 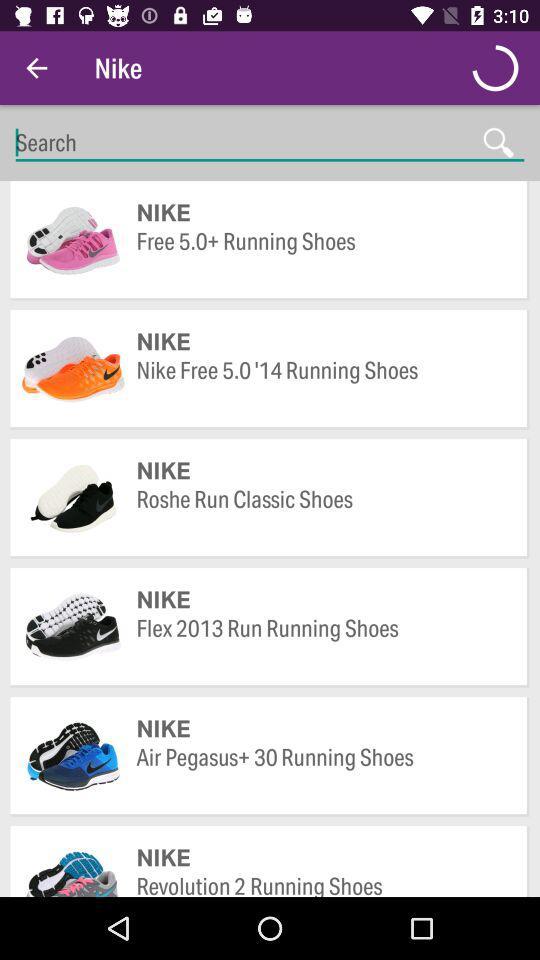 What do you see at coordinates (322, 513) in the screenshot?
I see `icon below nike item` at bounding box center [322, 513].